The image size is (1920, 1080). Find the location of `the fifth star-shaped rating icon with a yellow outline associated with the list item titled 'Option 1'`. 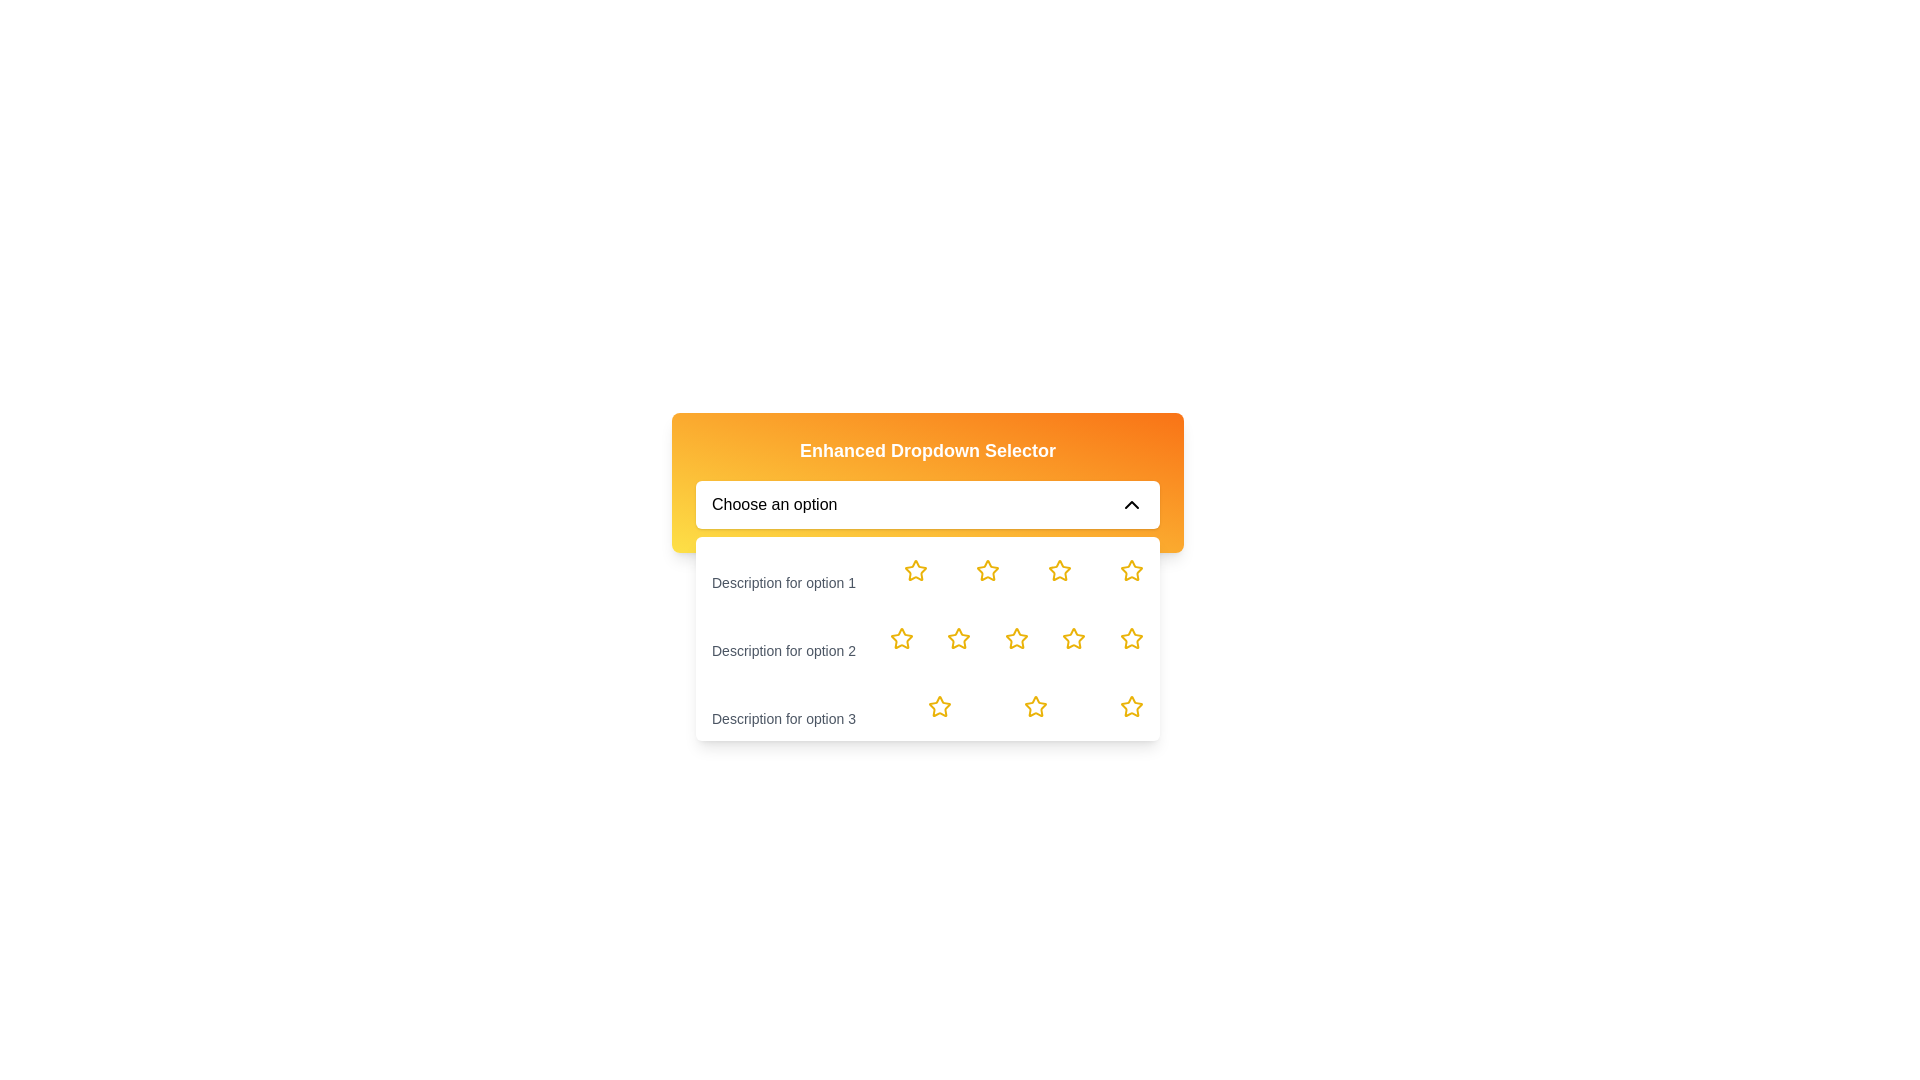

the fifth star-shaped rating icon with a yellow outline associated with the list item titled 'Option 1' is located at coordinates (1059, 570).